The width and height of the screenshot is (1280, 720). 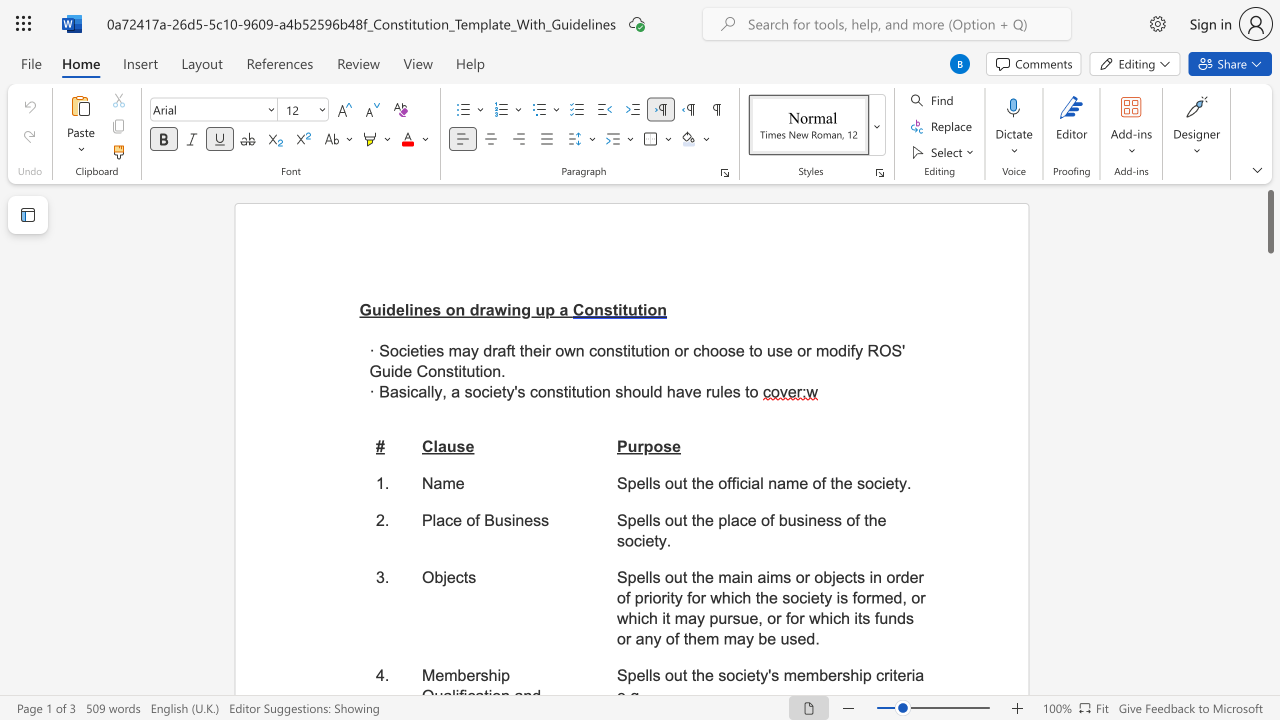 What do you see at coordinates (407, 392) in the screenshot?
I see `the 1th character "i" in the text` at bounding box center [407, 392].